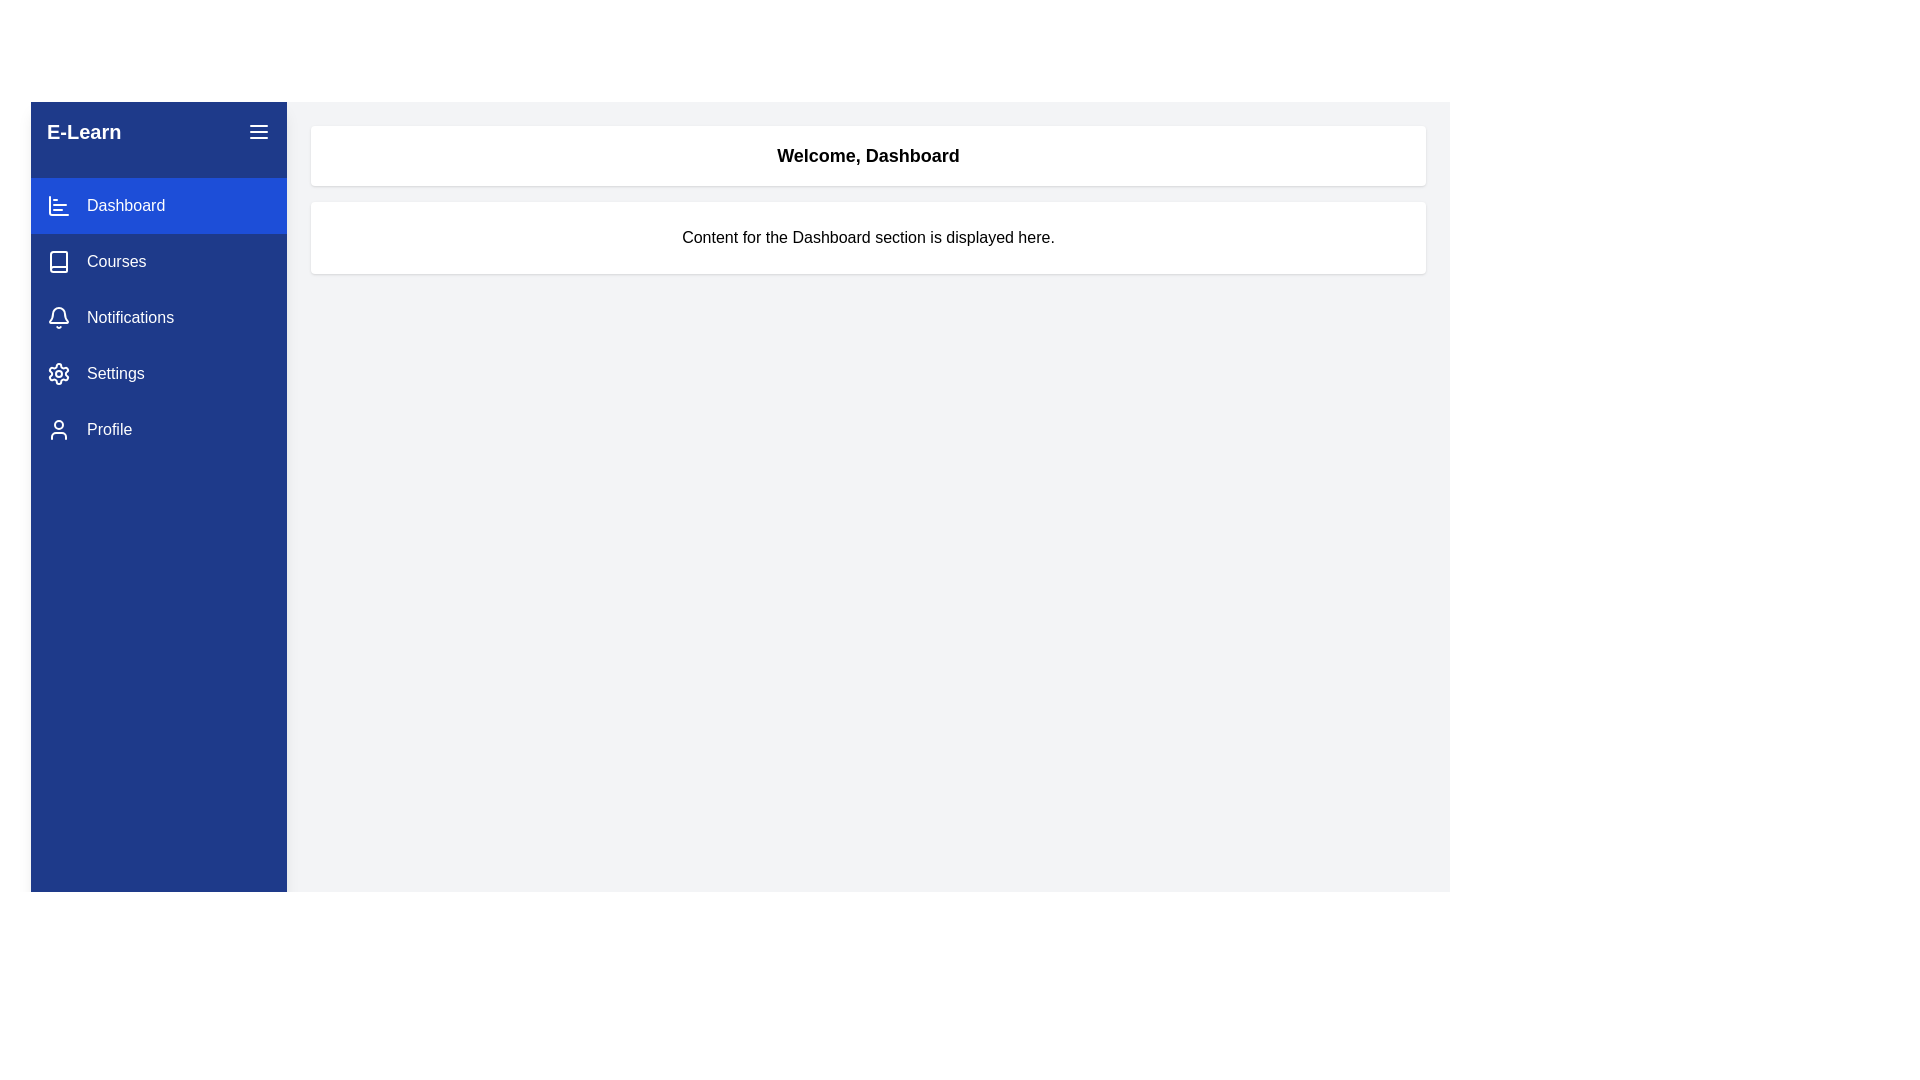 The height and width of the screenshot is (1080, 1920). Describe the element at coordinates (868, 154) in the screenshot. I see `the bold, large-sized static text label reading 'Welcome, Dashboard', prominently displayed at the top of the main content area within a white background box` at that location.